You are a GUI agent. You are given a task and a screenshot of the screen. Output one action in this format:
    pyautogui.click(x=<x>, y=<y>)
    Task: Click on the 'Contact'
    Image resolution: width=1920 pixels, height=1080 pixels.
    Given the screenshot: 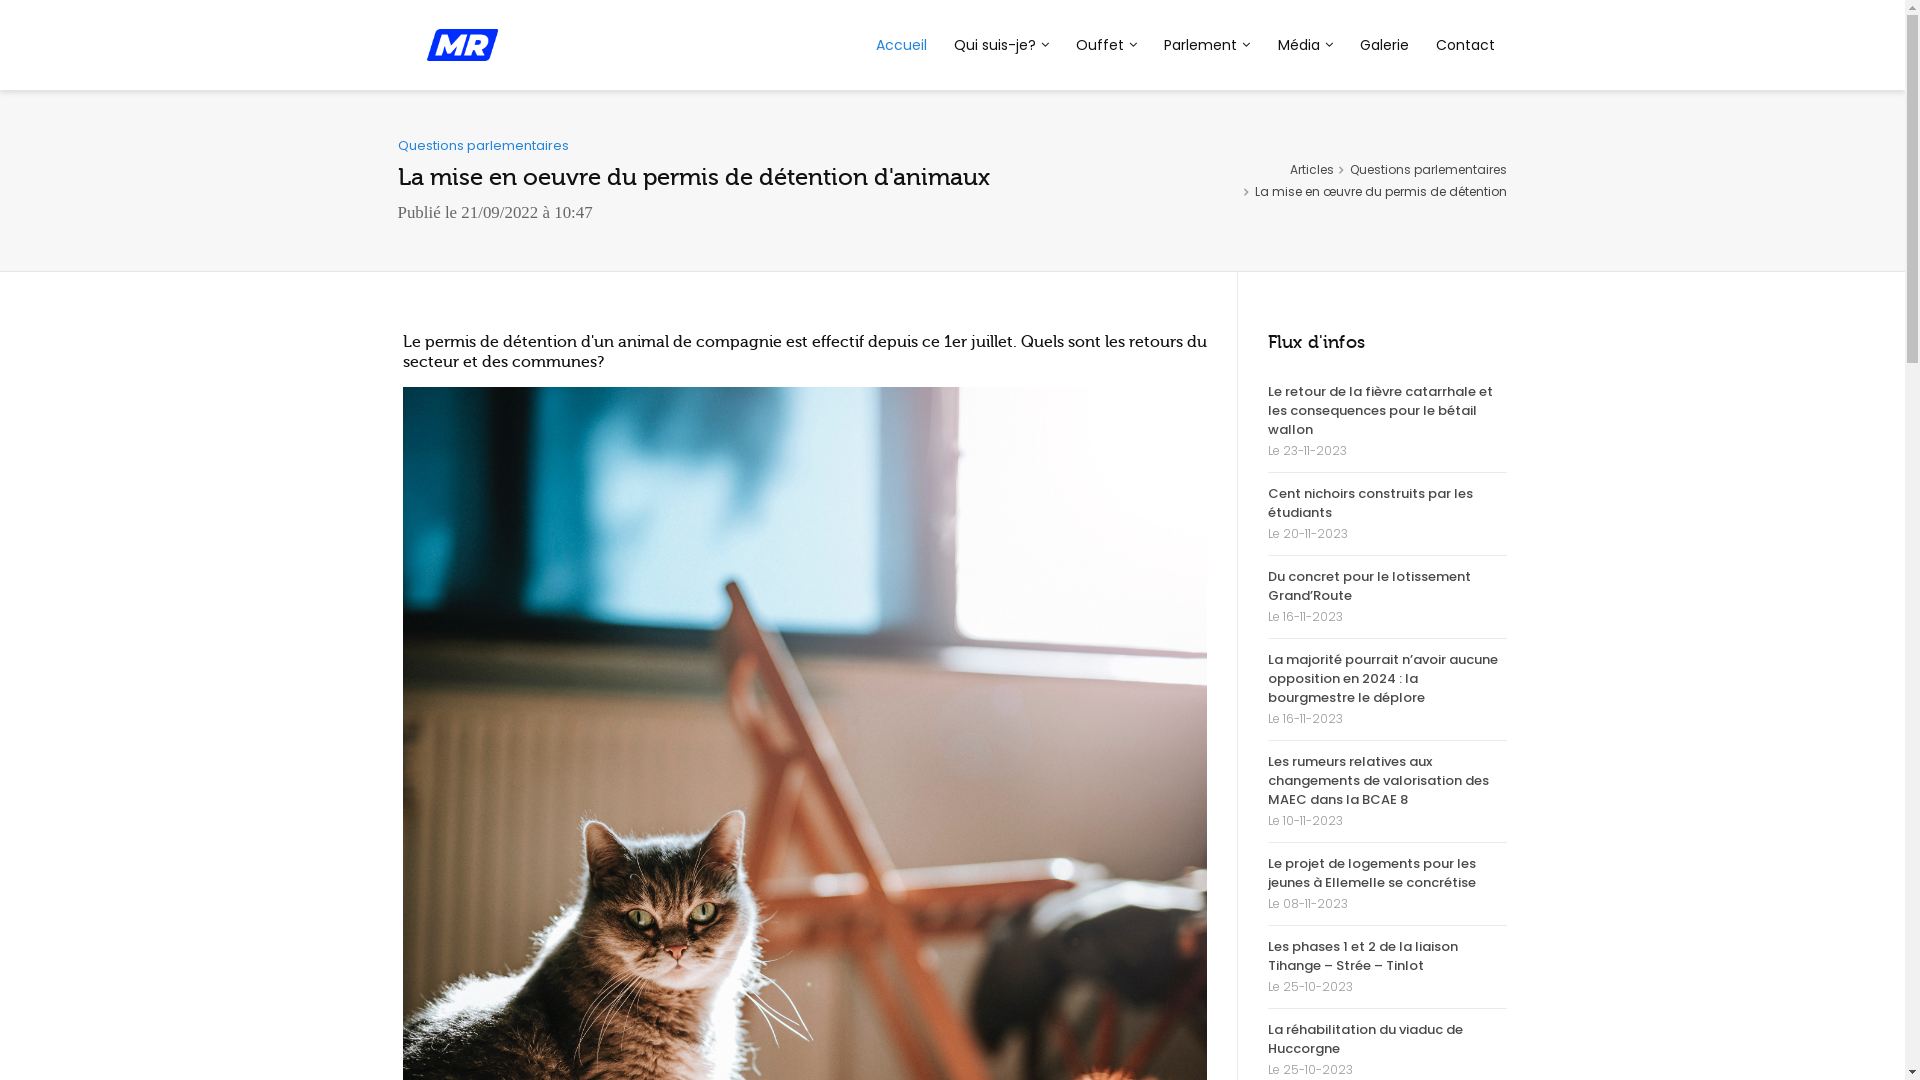 What is the action you would take?
    pyautogui.click(x=1464, y=45)
    